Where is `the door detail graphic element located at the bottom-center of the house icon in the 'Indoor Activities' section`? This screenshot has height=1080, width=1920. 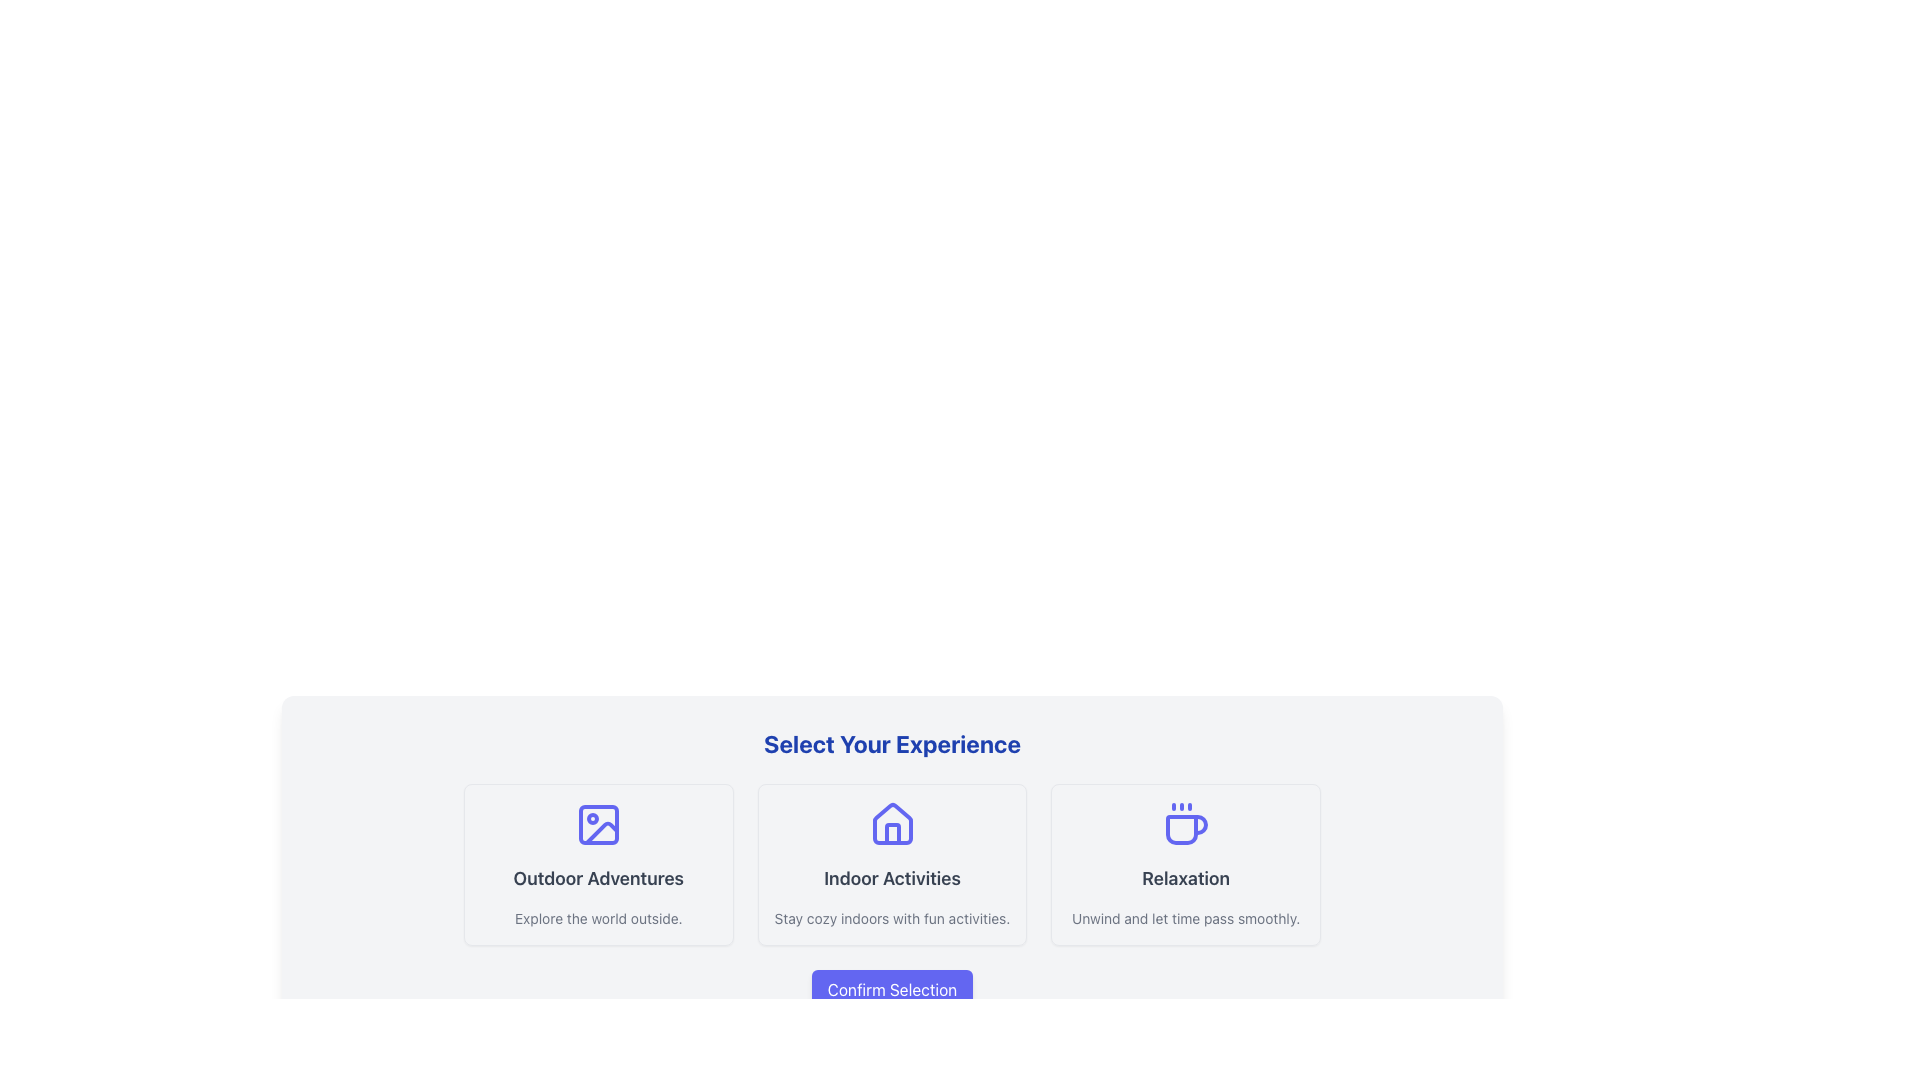
the door detail graphic element located at the bottom-center of the house icon in the 'Indoor Activities' section is located at coordinates (891, 833).